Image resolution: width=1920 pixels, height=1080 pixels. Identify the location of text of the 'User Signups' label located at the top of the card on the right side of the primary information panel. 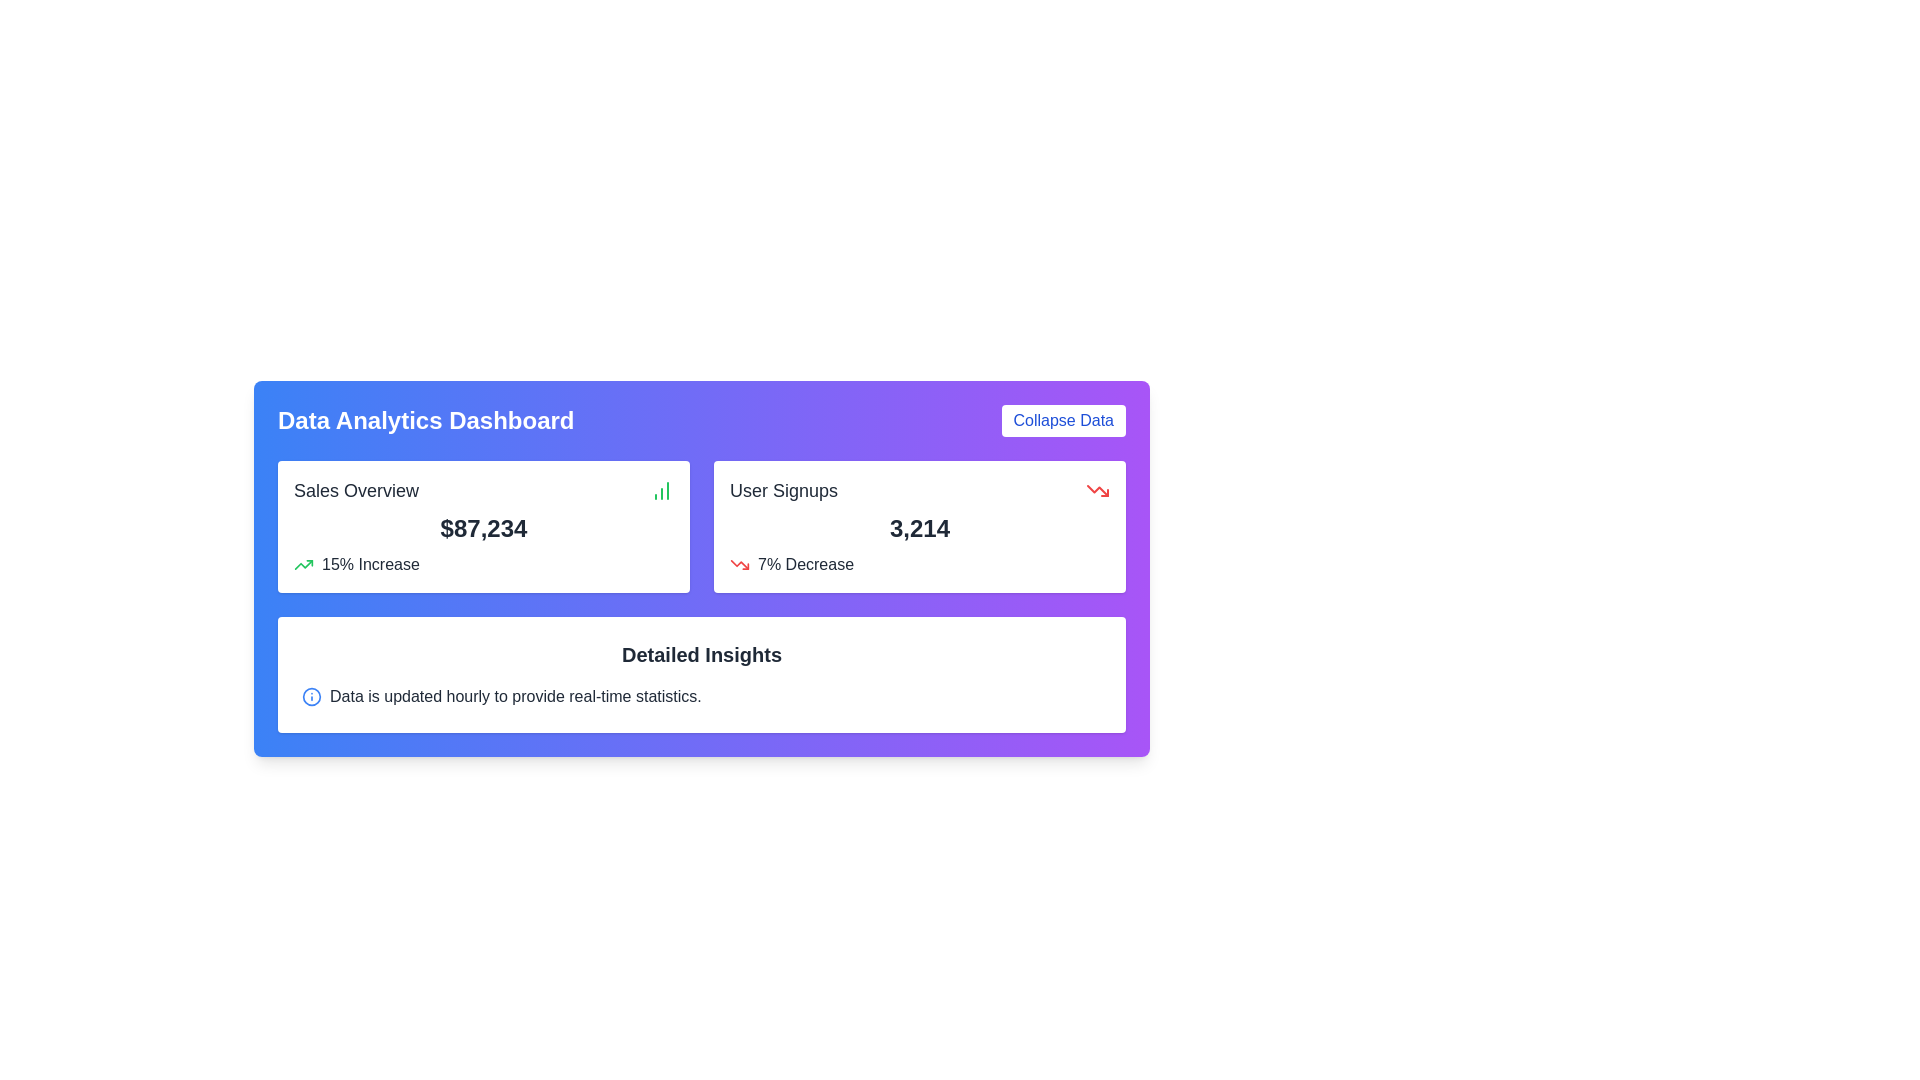
(782, 490).